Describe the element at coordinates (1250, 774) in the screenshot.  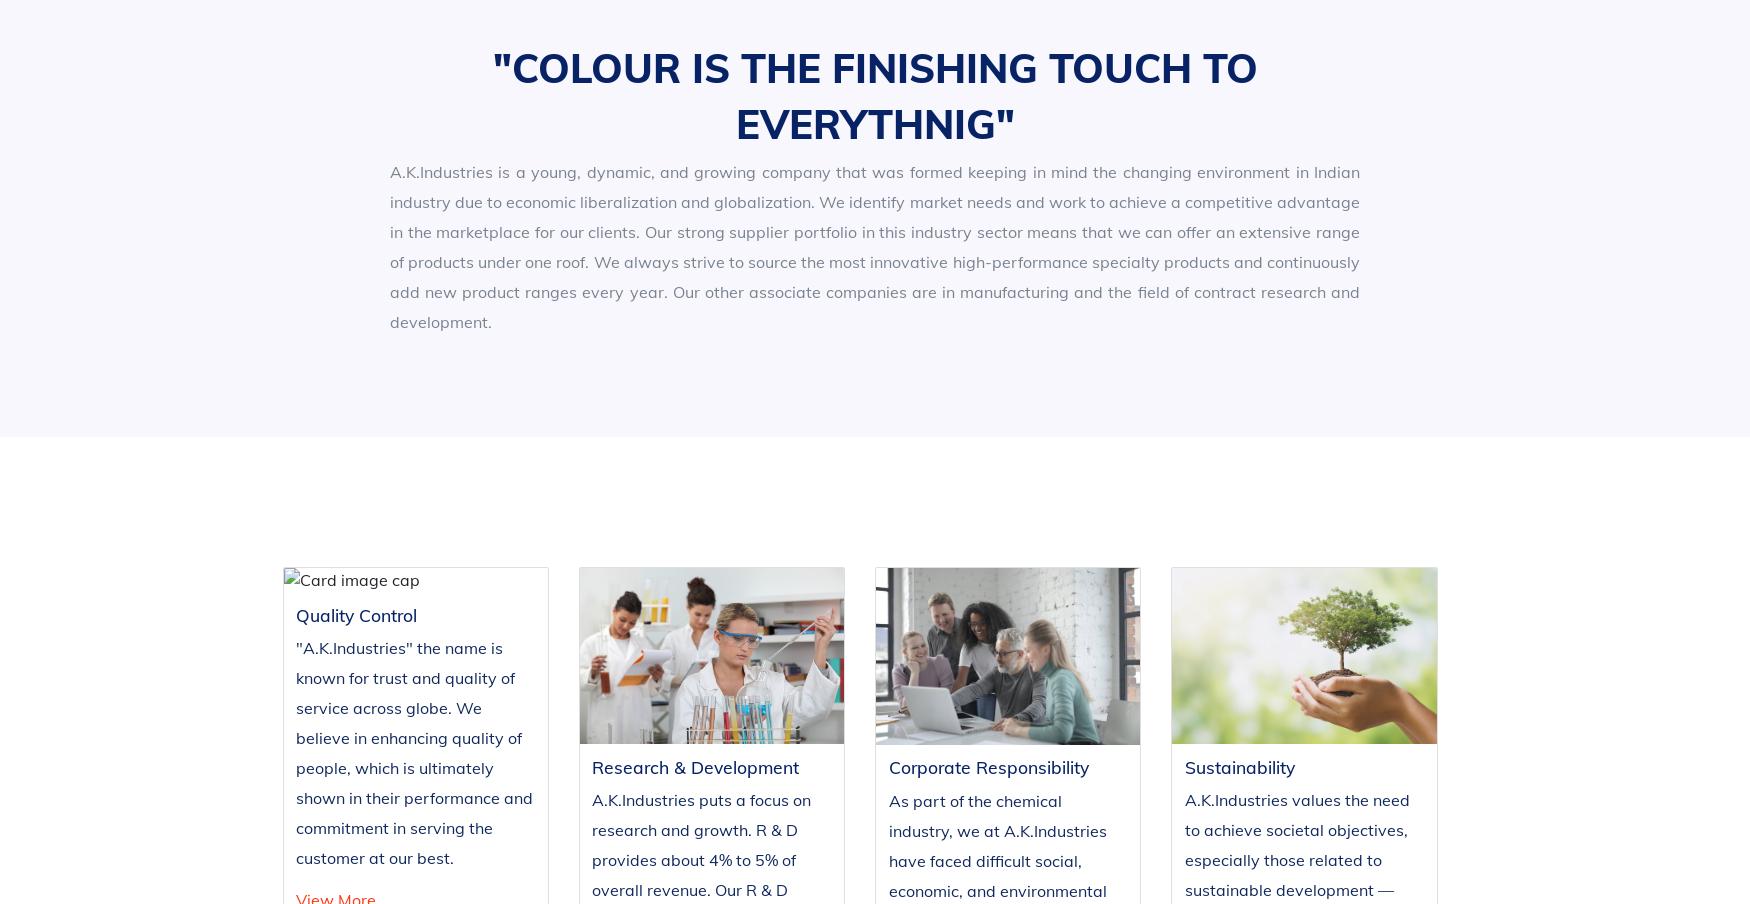
I see `'Phase-III G.I.D.C.'` at that location.